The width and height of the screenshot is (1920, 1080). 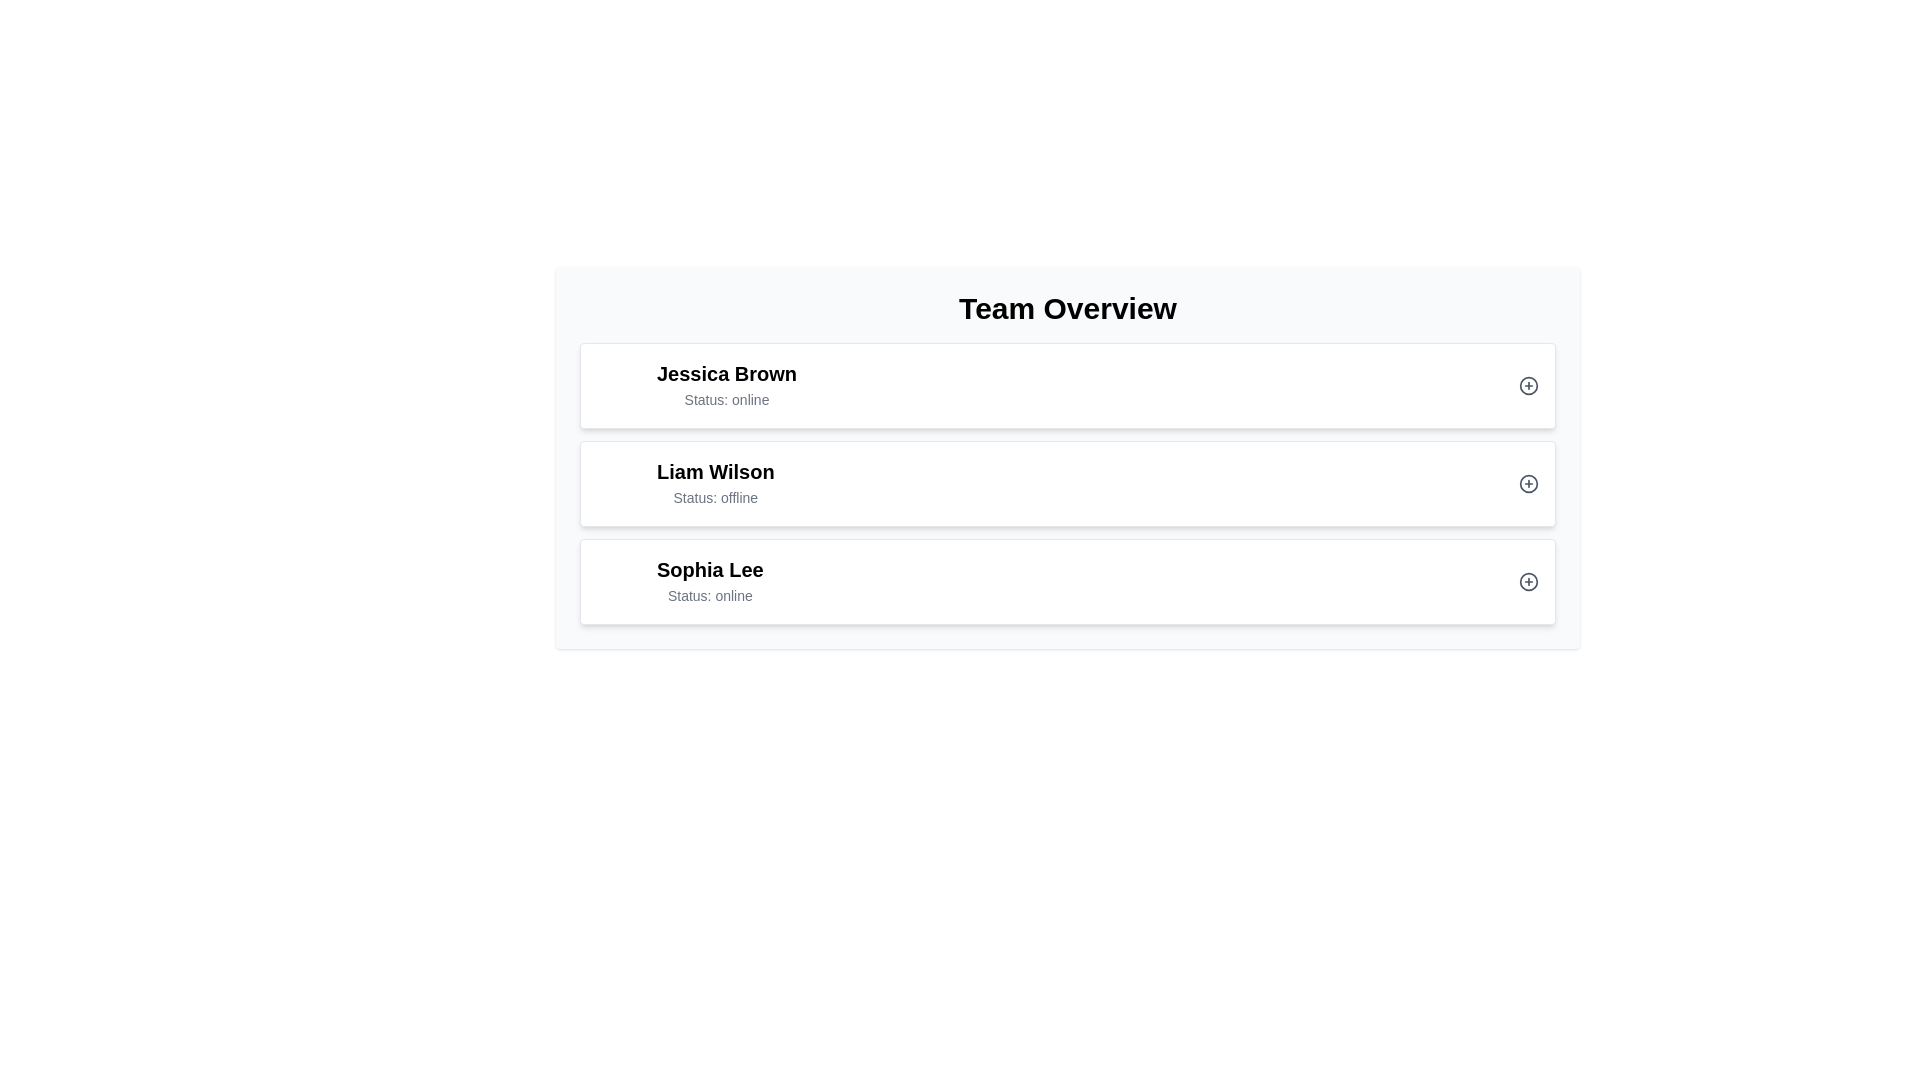 What do you see at coordinates (1528, 582) in the screenshot?
I see `the SVG Circle icon associated with 'Sophia Lee'` at bounding box center [1528, 582].